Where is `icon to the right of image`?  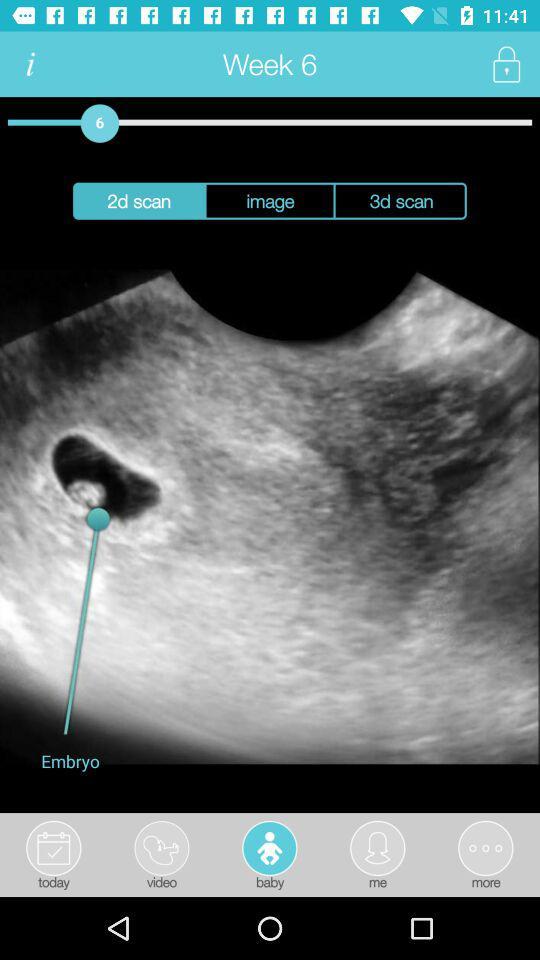 icon to the right of image is located at coordinates (401, 201).